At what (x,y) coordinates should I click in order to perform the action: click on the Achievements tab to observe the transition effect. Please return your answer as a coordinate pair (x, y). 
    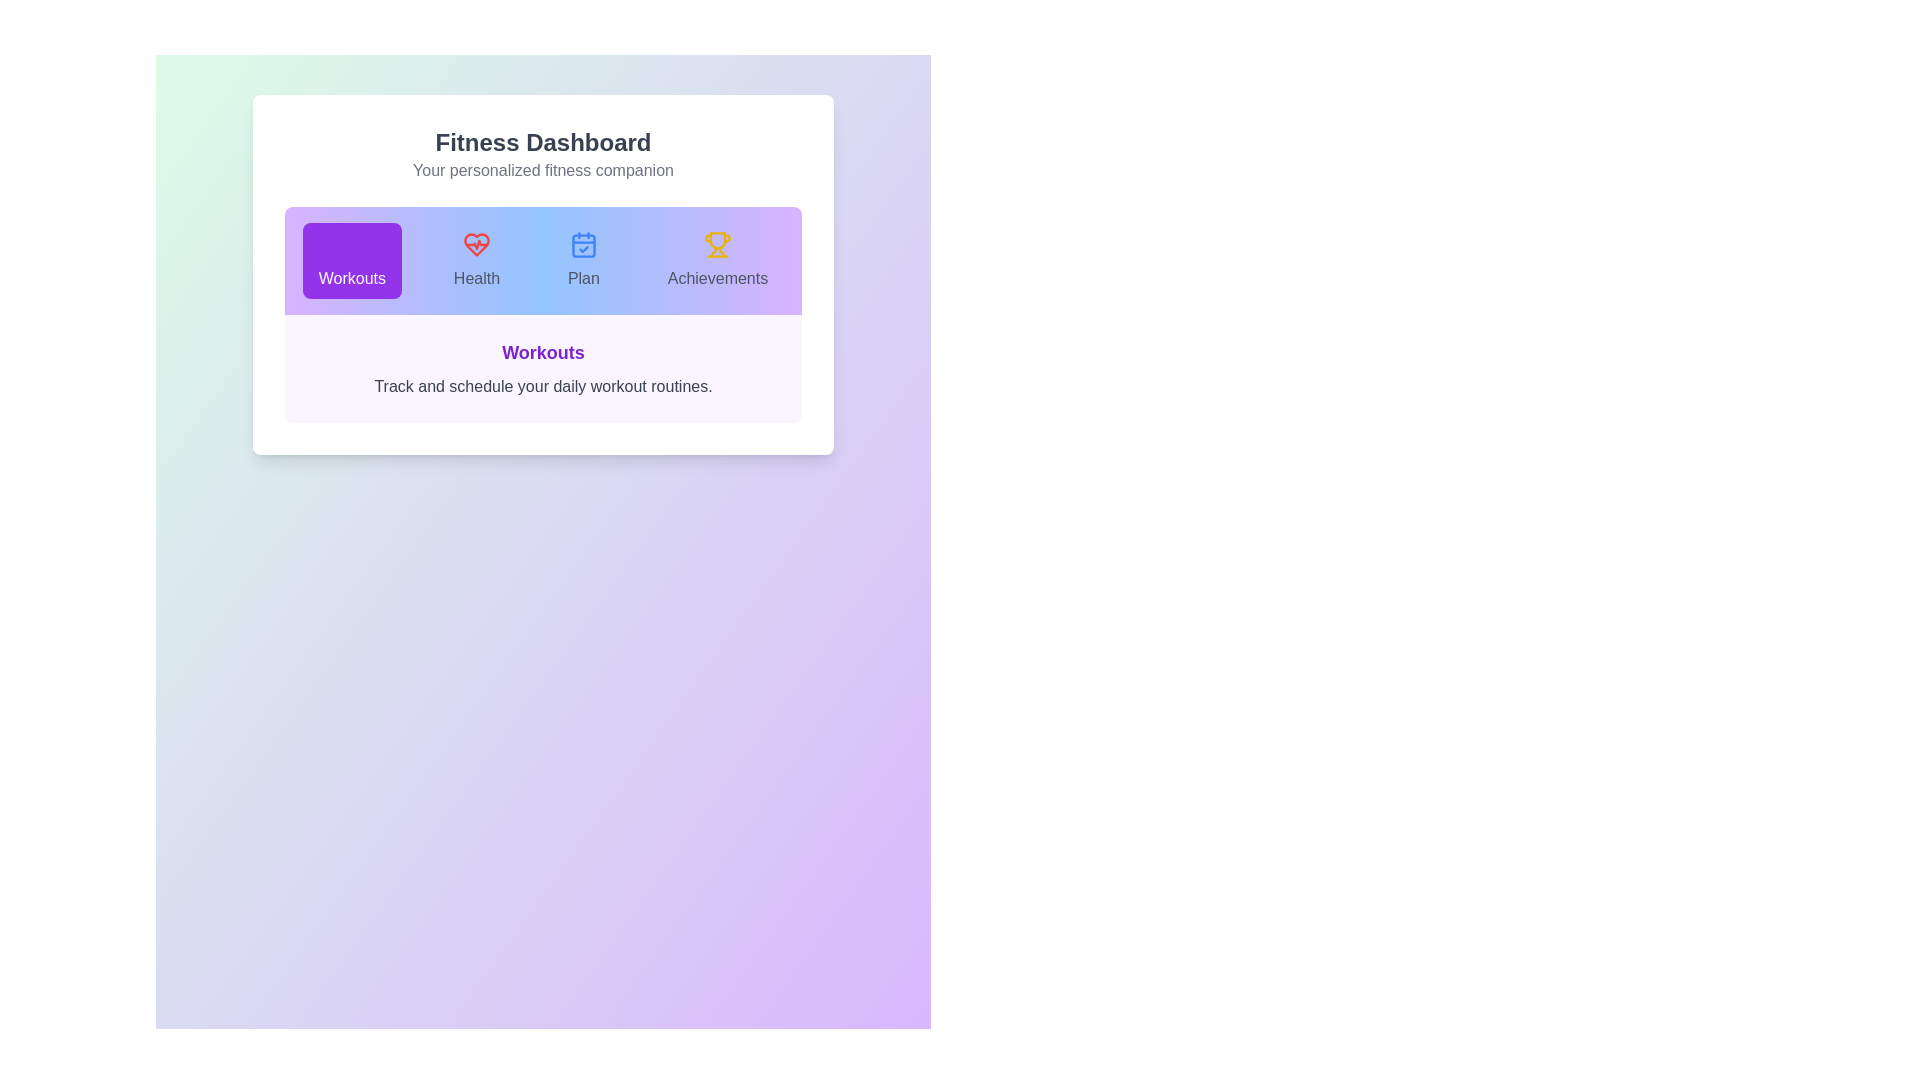
    Looking at the image, I should click on (718, 260).